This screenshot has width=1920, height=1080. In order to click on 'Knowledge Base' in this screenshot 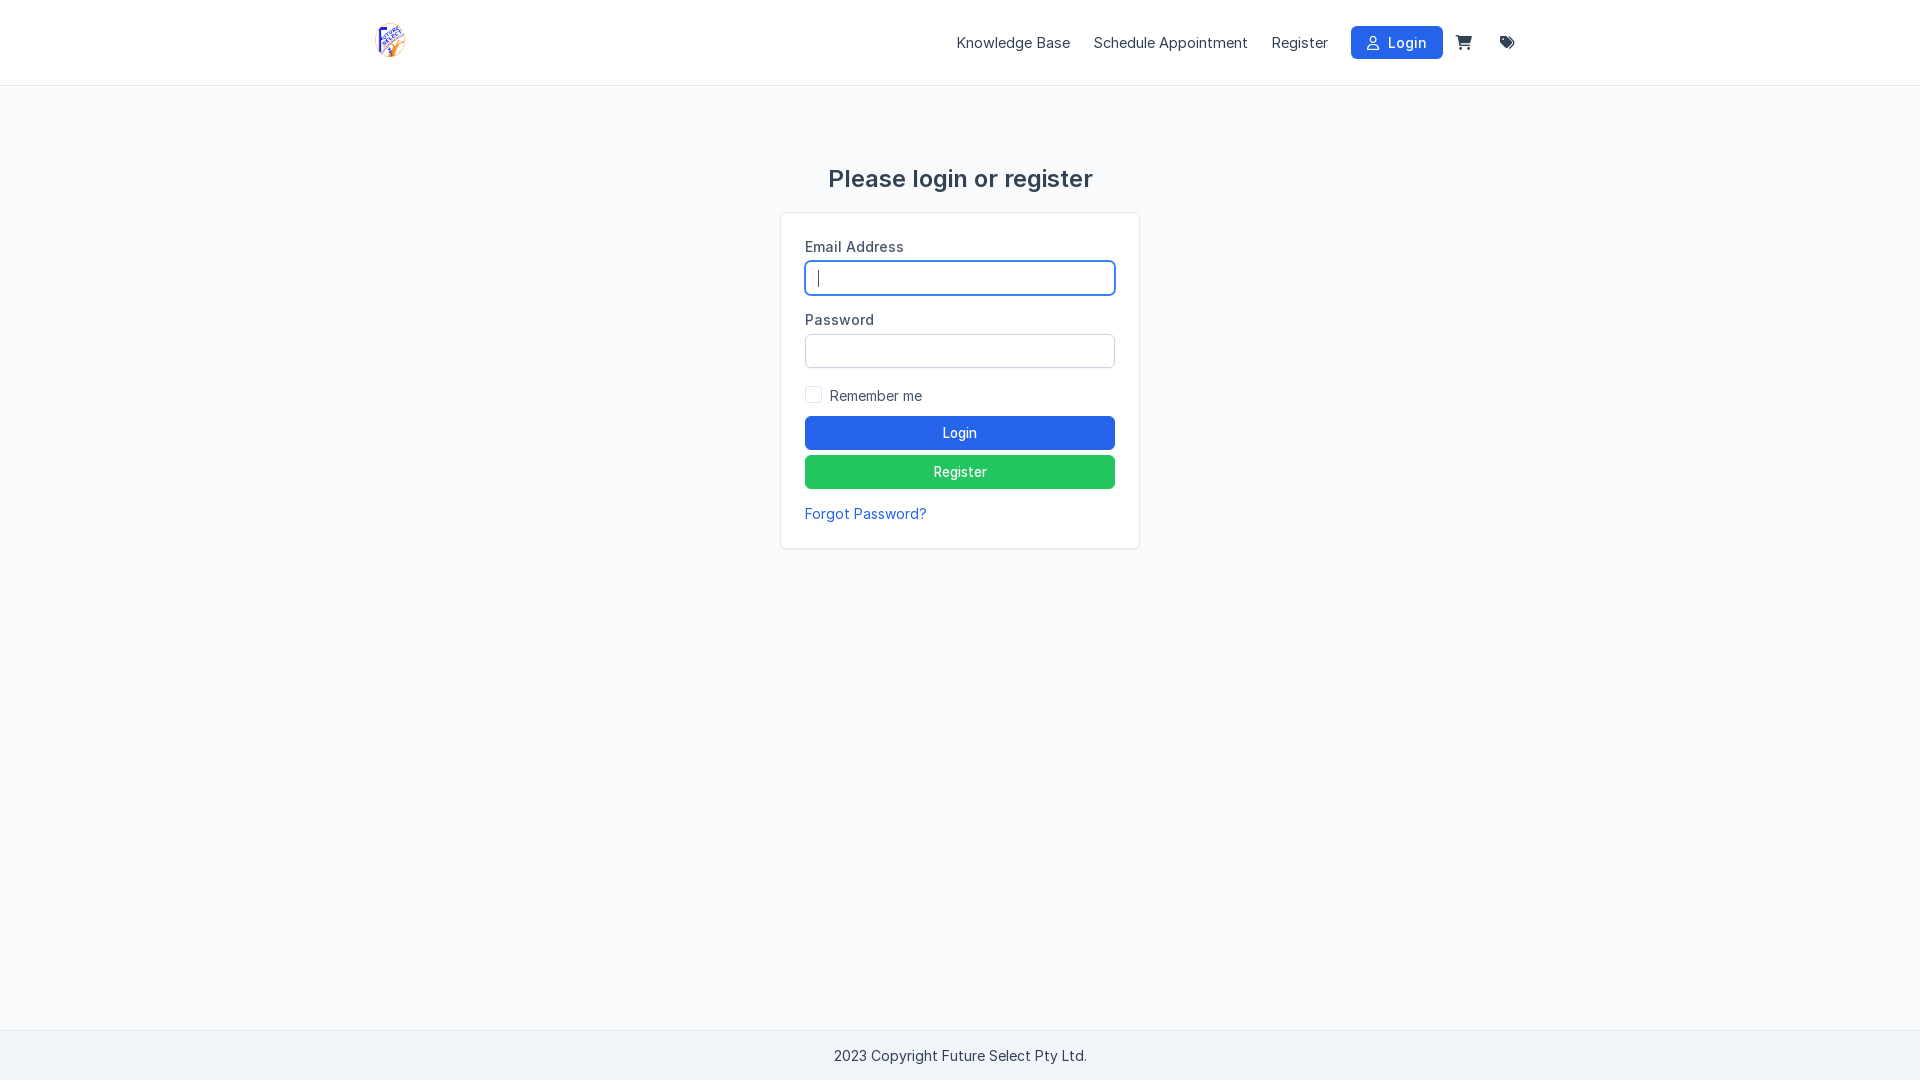, I will do `click(944, 42)`.